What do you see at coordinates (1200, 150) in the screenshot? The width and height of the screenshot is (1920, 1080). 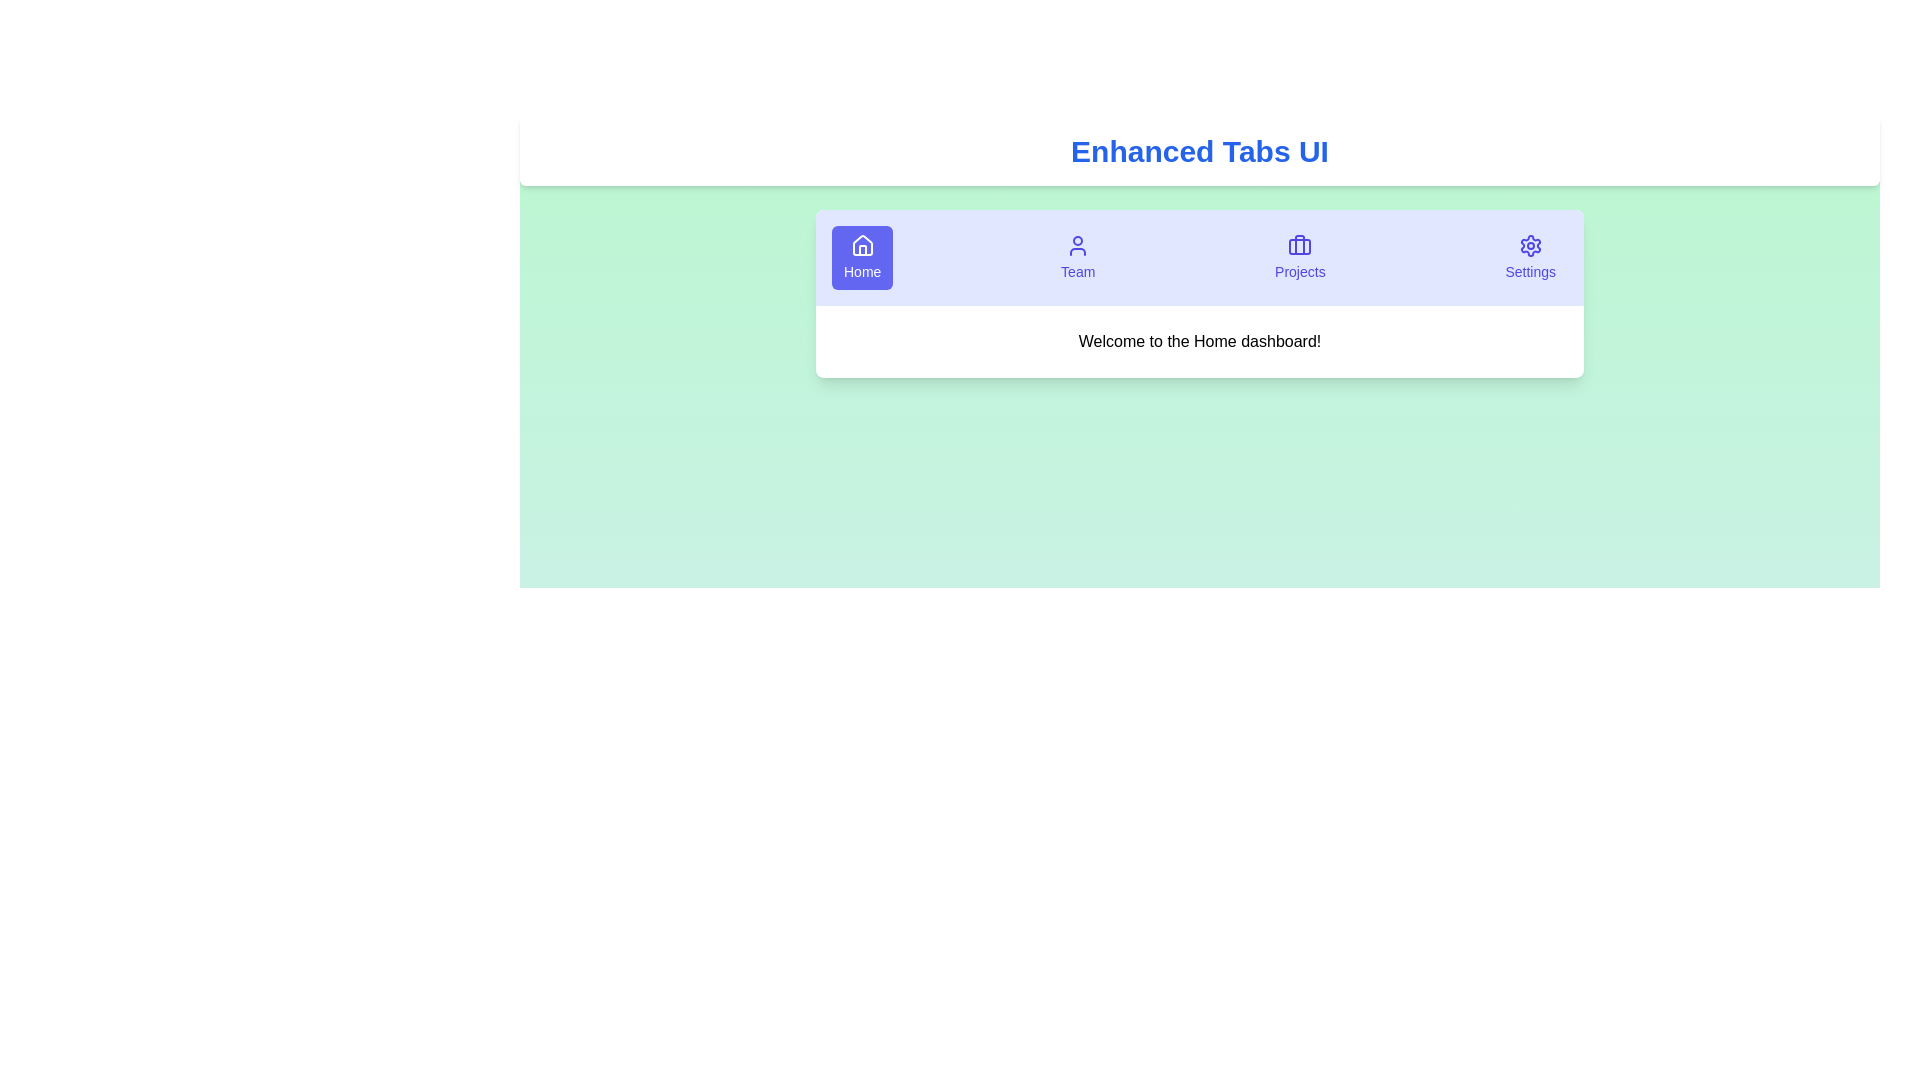 I see `the large, bold, blue Header text reading 'Enhanced Tabs UI' located centrally at the top of the interface` at bounding box center [1200, 150].